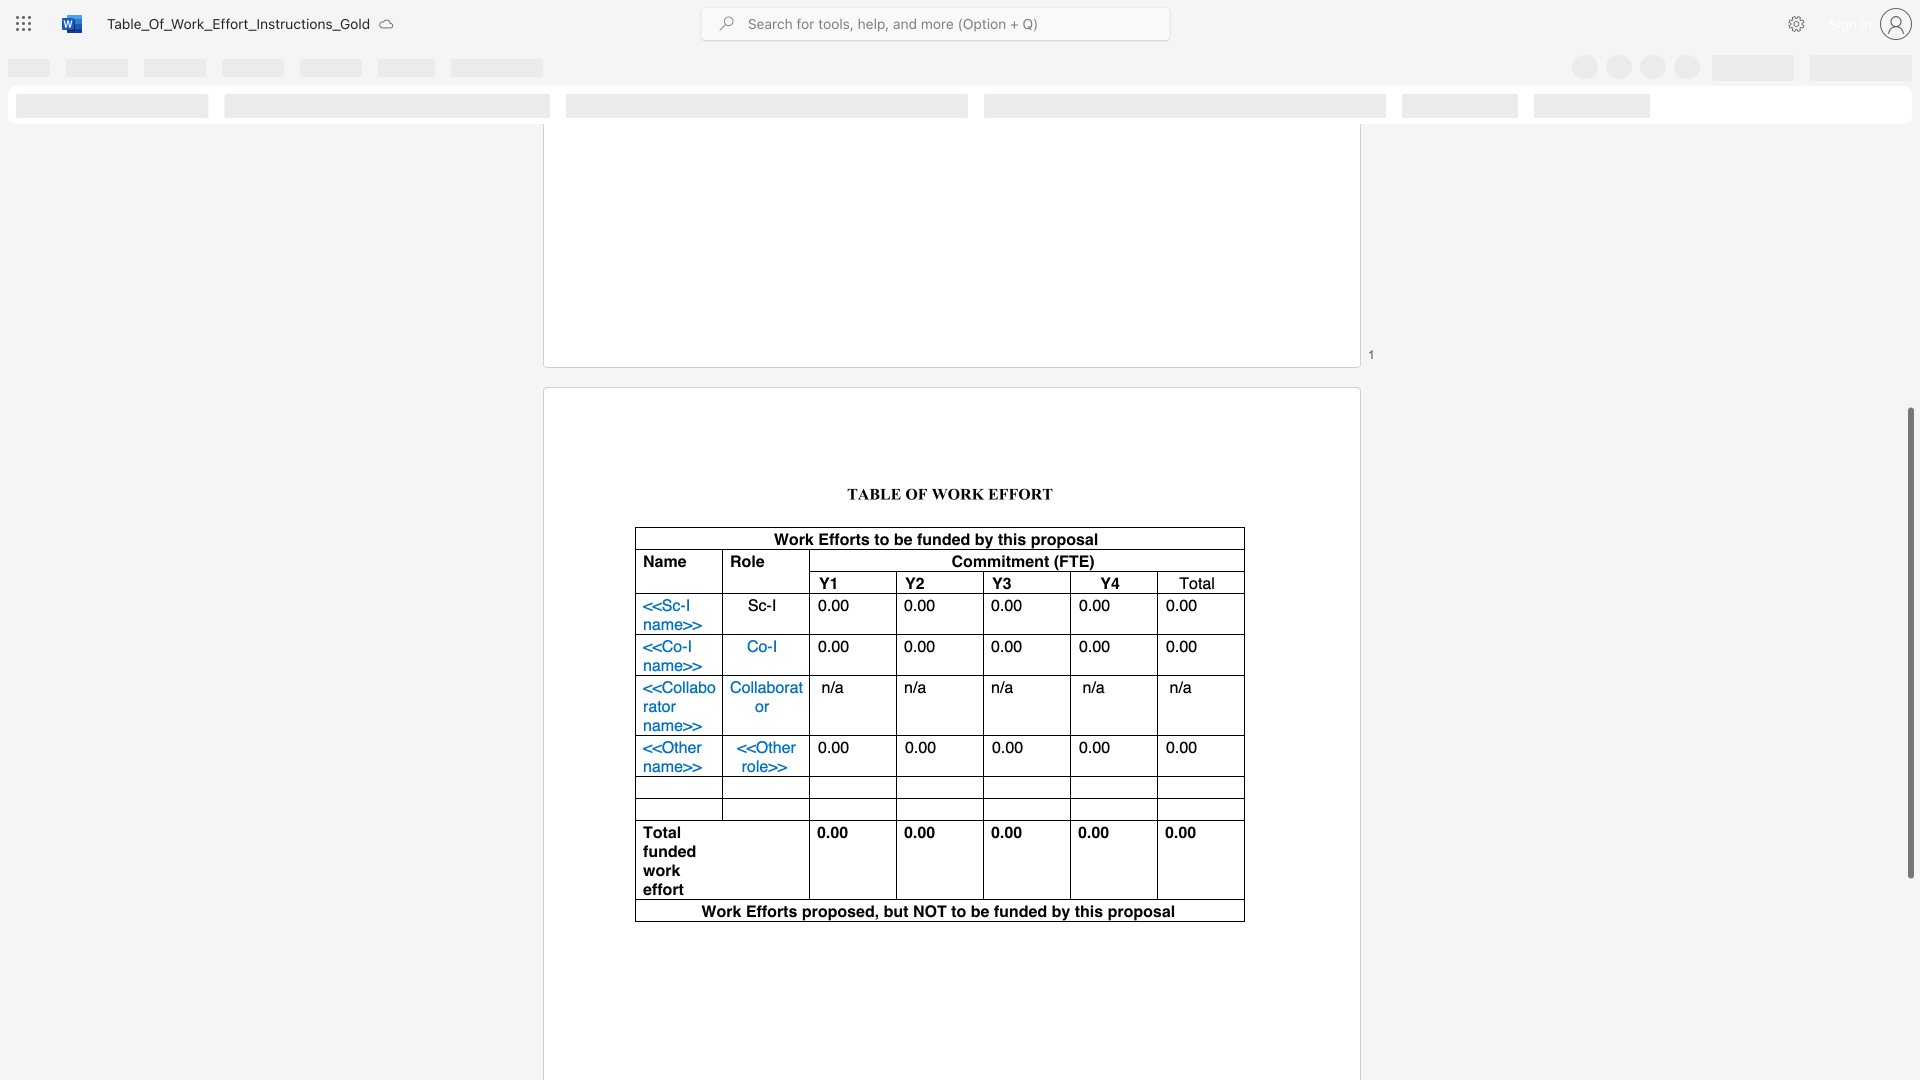 This screenshot has width=1920, height=1080. I want to click on the scrollbar and move down 400 pixels, so click(1909, 643).